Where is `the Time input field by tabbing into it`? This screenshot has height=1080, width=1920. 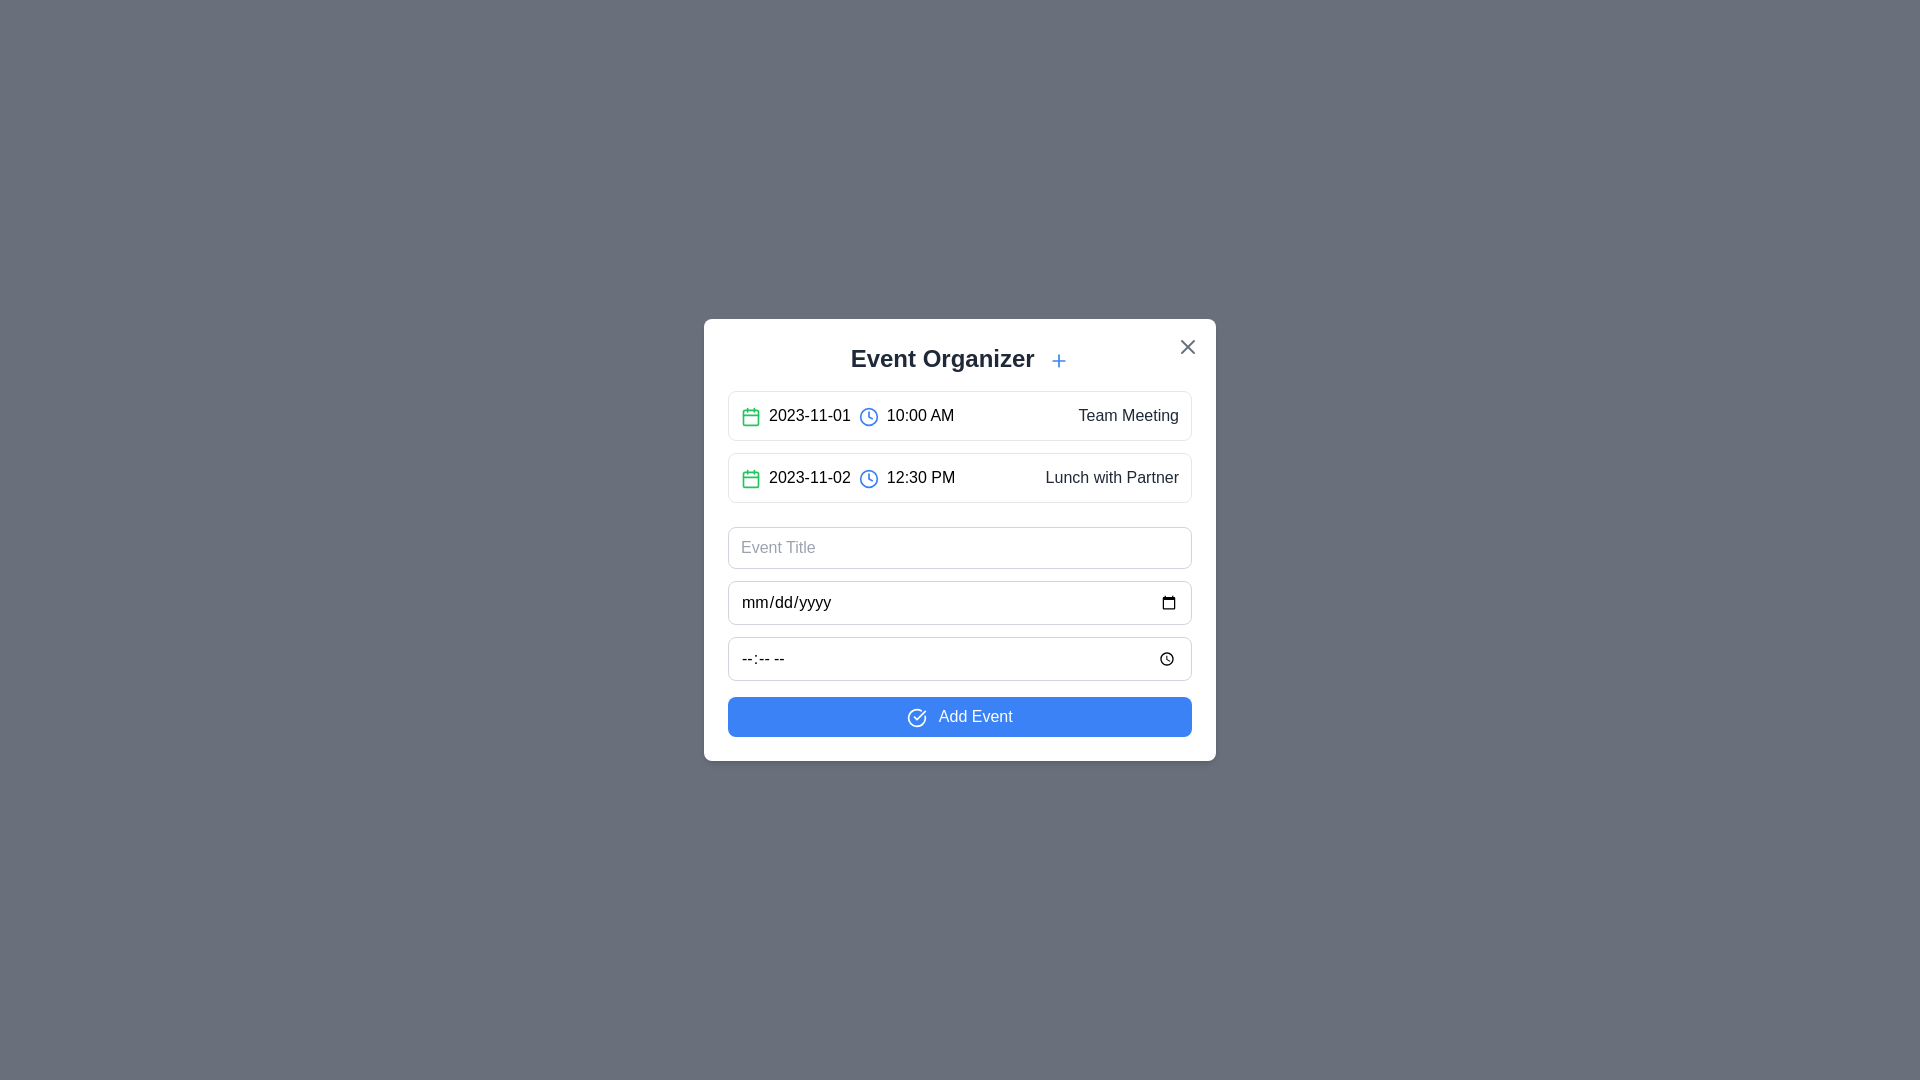
the Time input field by tabbing into it is located at coordinates (960, 659).